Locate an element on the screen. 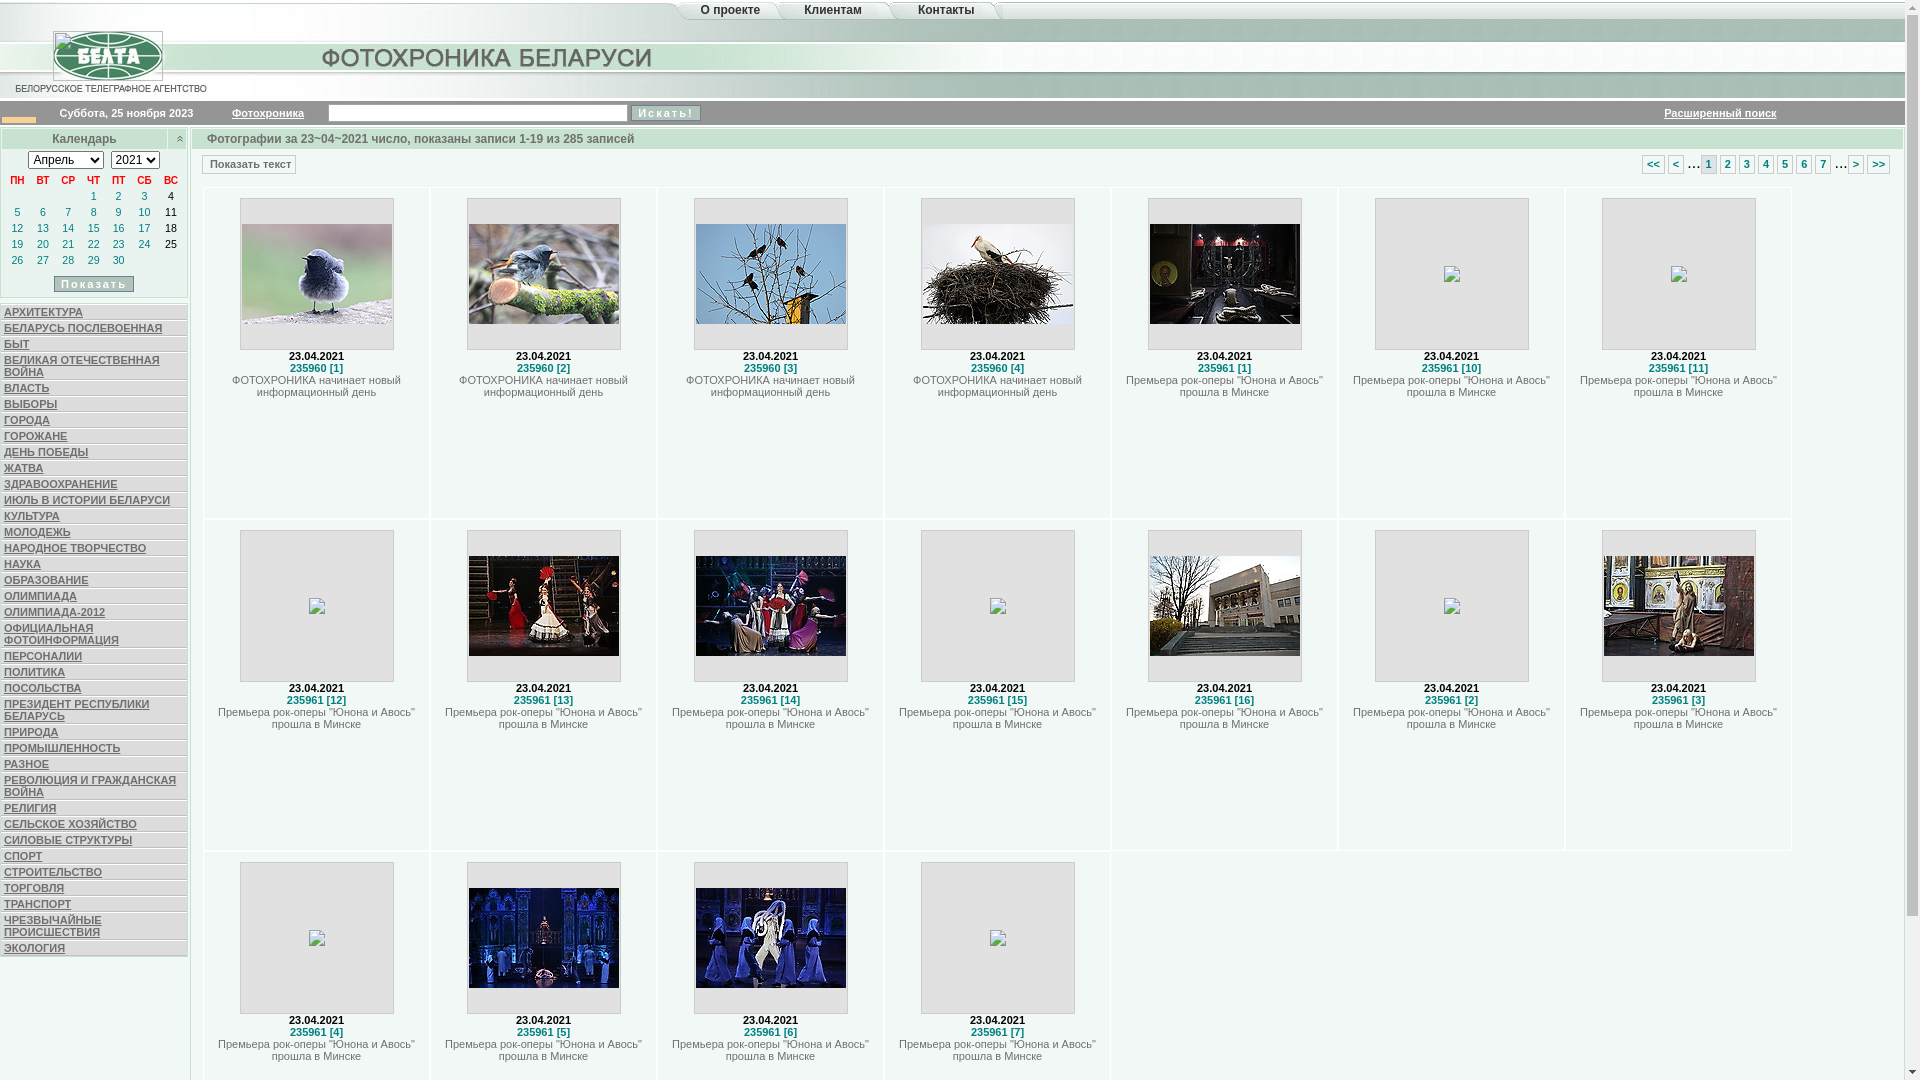 This screenshot has width=1920, height=1080. '3' is located at coordinates (1737, 162).